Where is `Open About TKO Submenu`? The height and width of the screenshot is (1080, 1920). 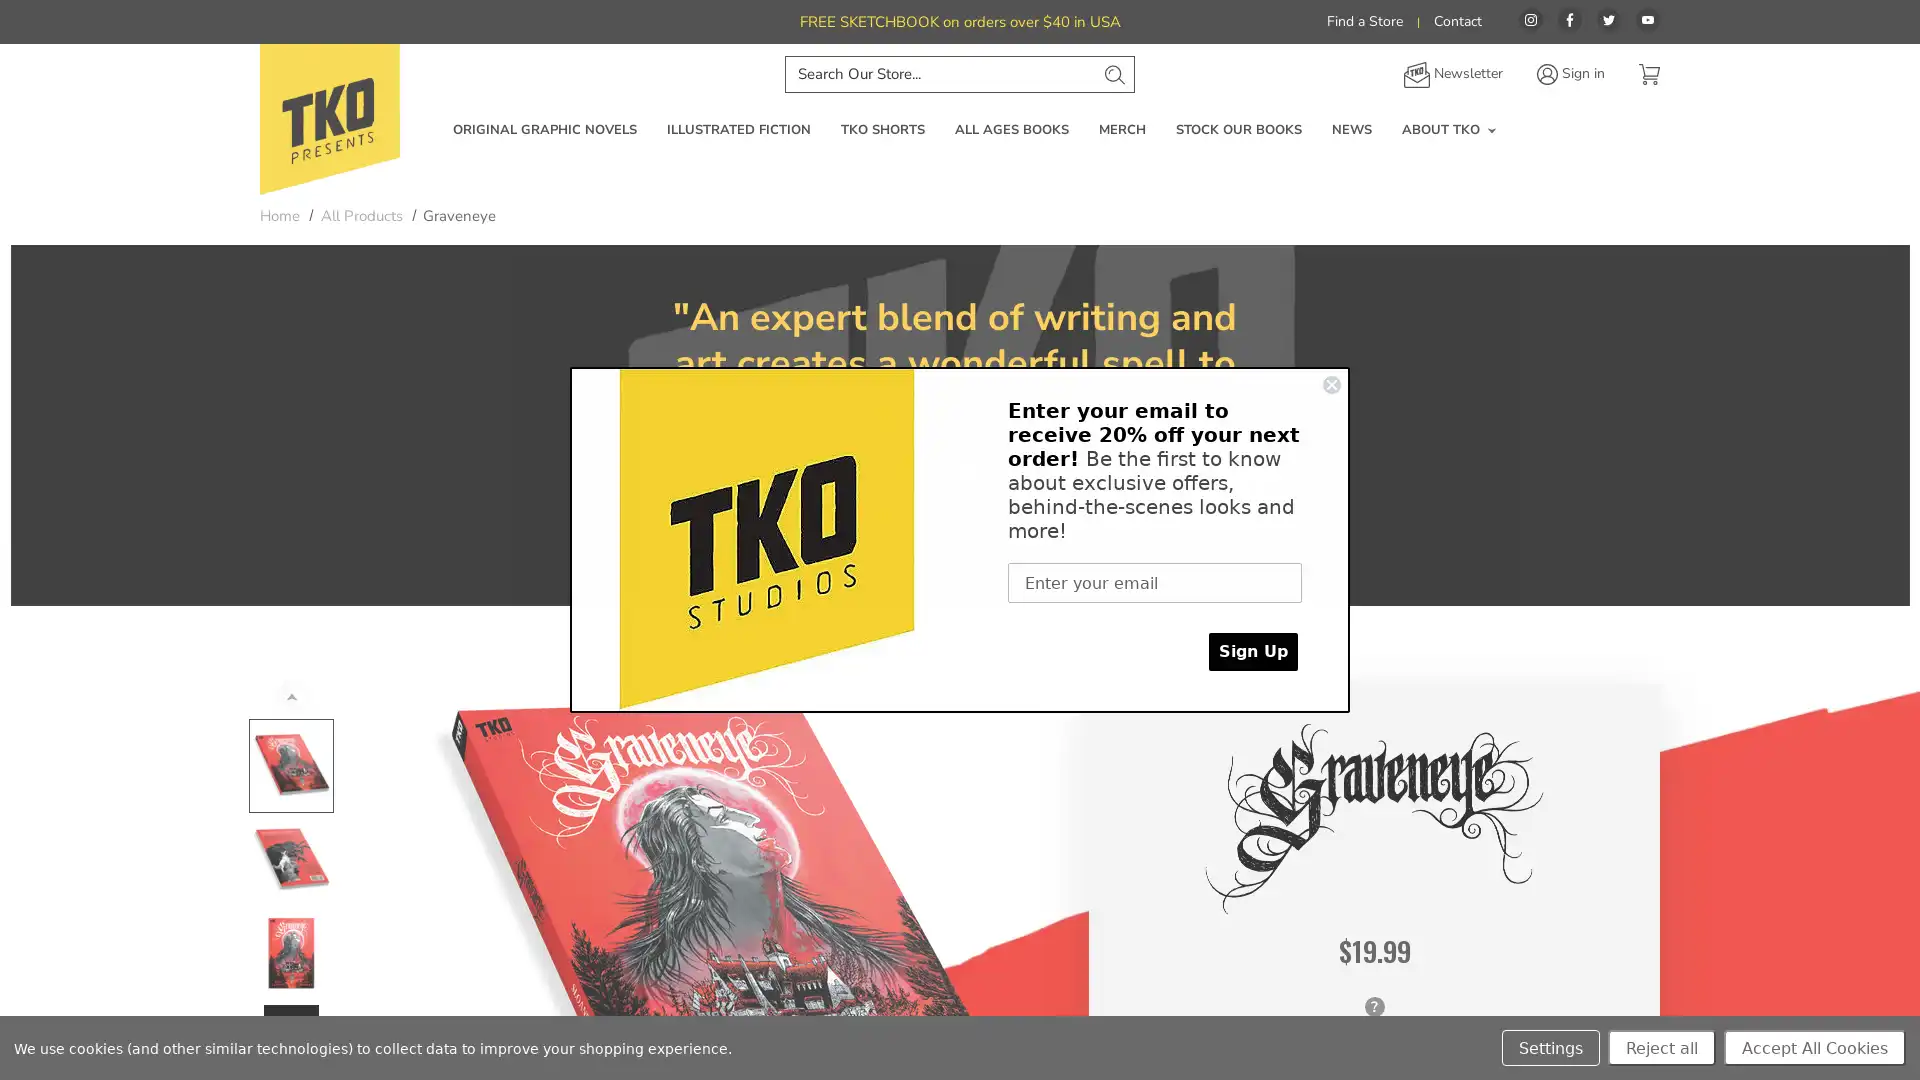 Open About TKO Submenu is located at coordinates (1491, 130).